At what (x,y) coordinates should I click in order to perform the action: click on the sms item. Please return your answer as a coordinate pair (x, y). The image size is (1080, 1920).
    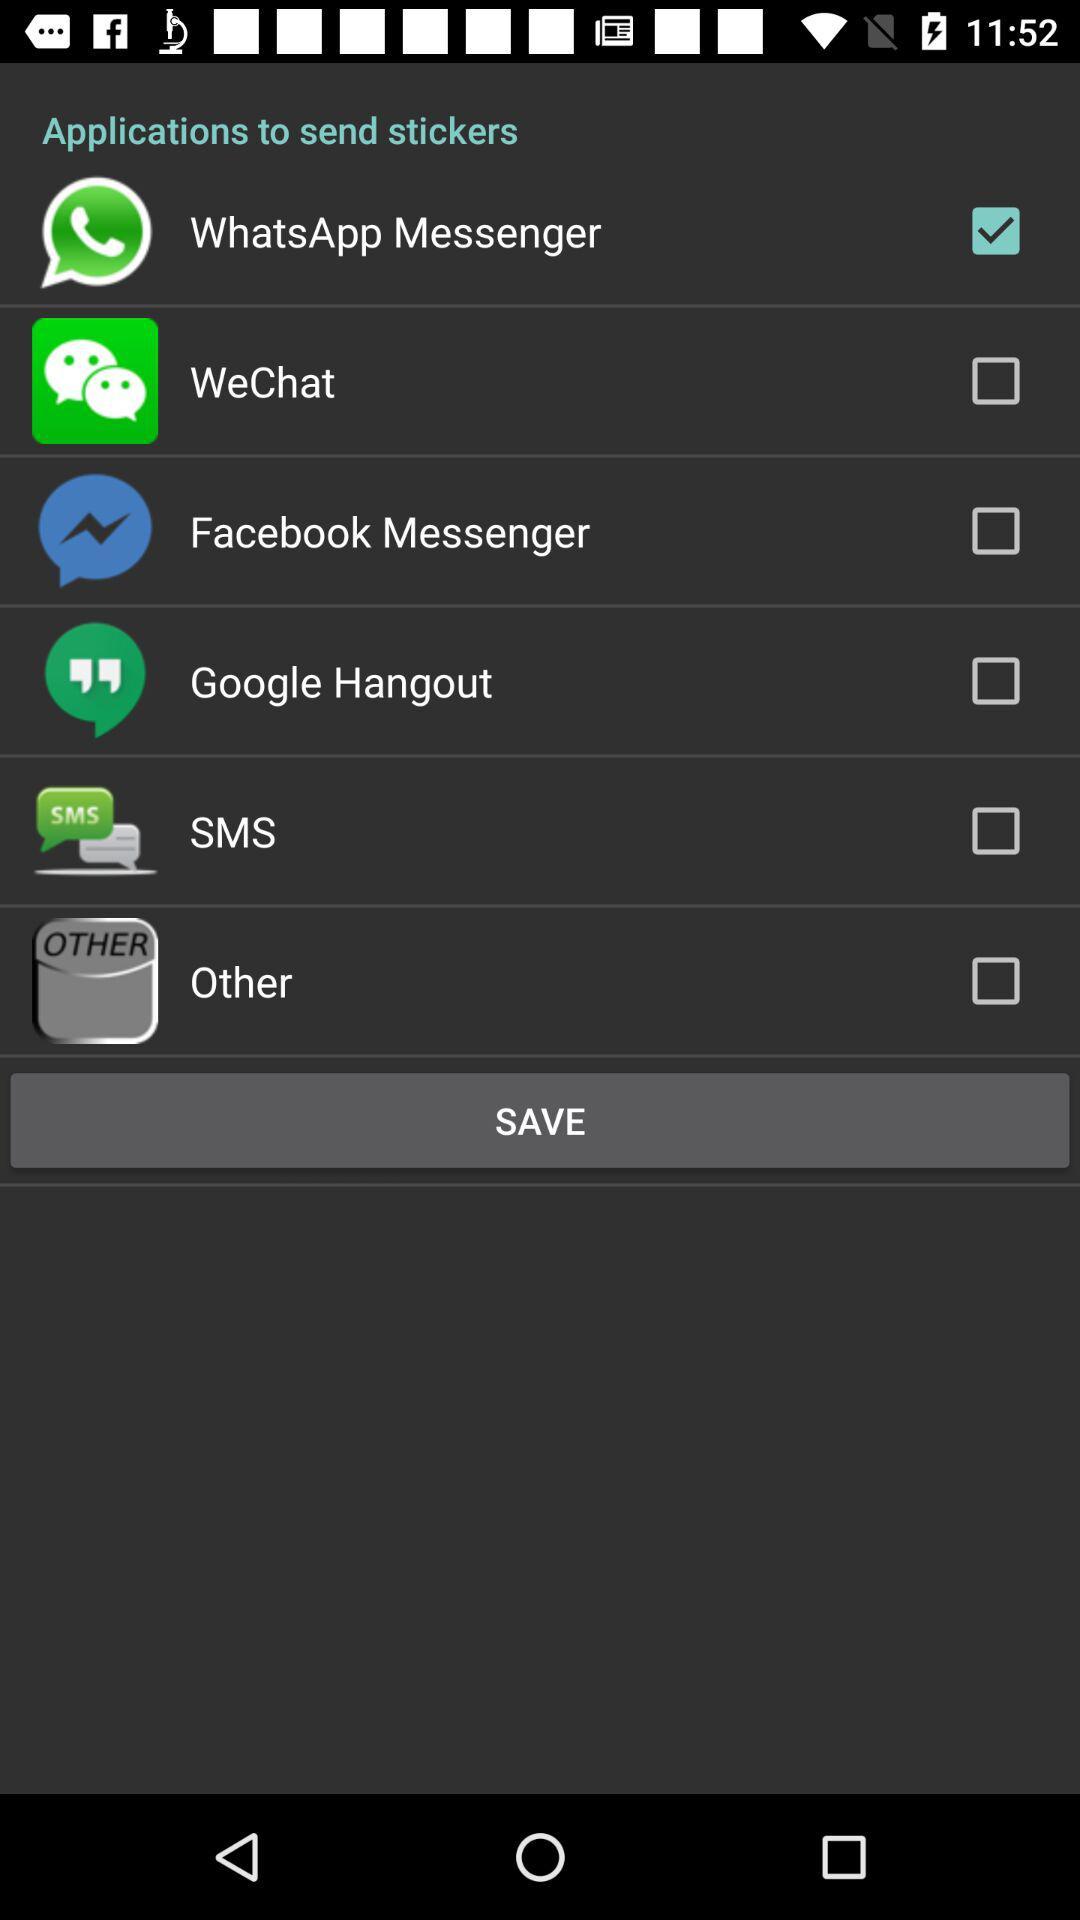
    Looking at the image, I should click on (231, 830).